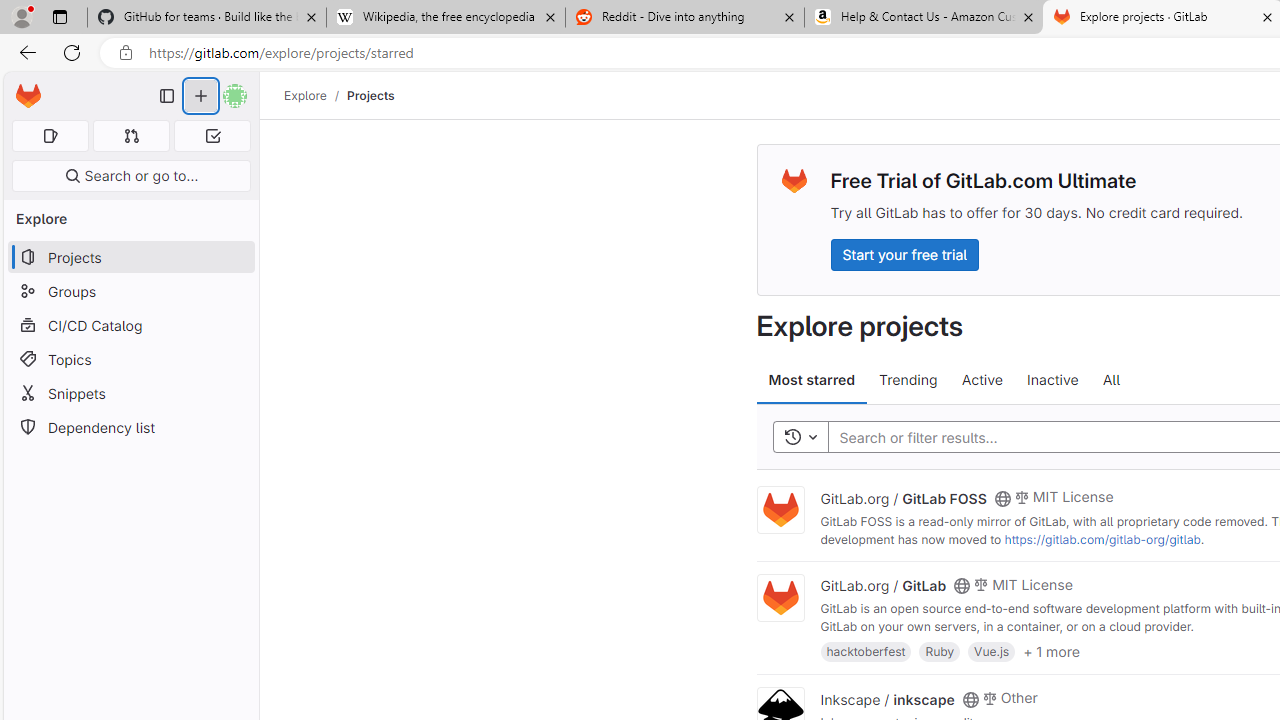 The image size is (1280, 720). I want to click on 'Topics', so click(130, 358).